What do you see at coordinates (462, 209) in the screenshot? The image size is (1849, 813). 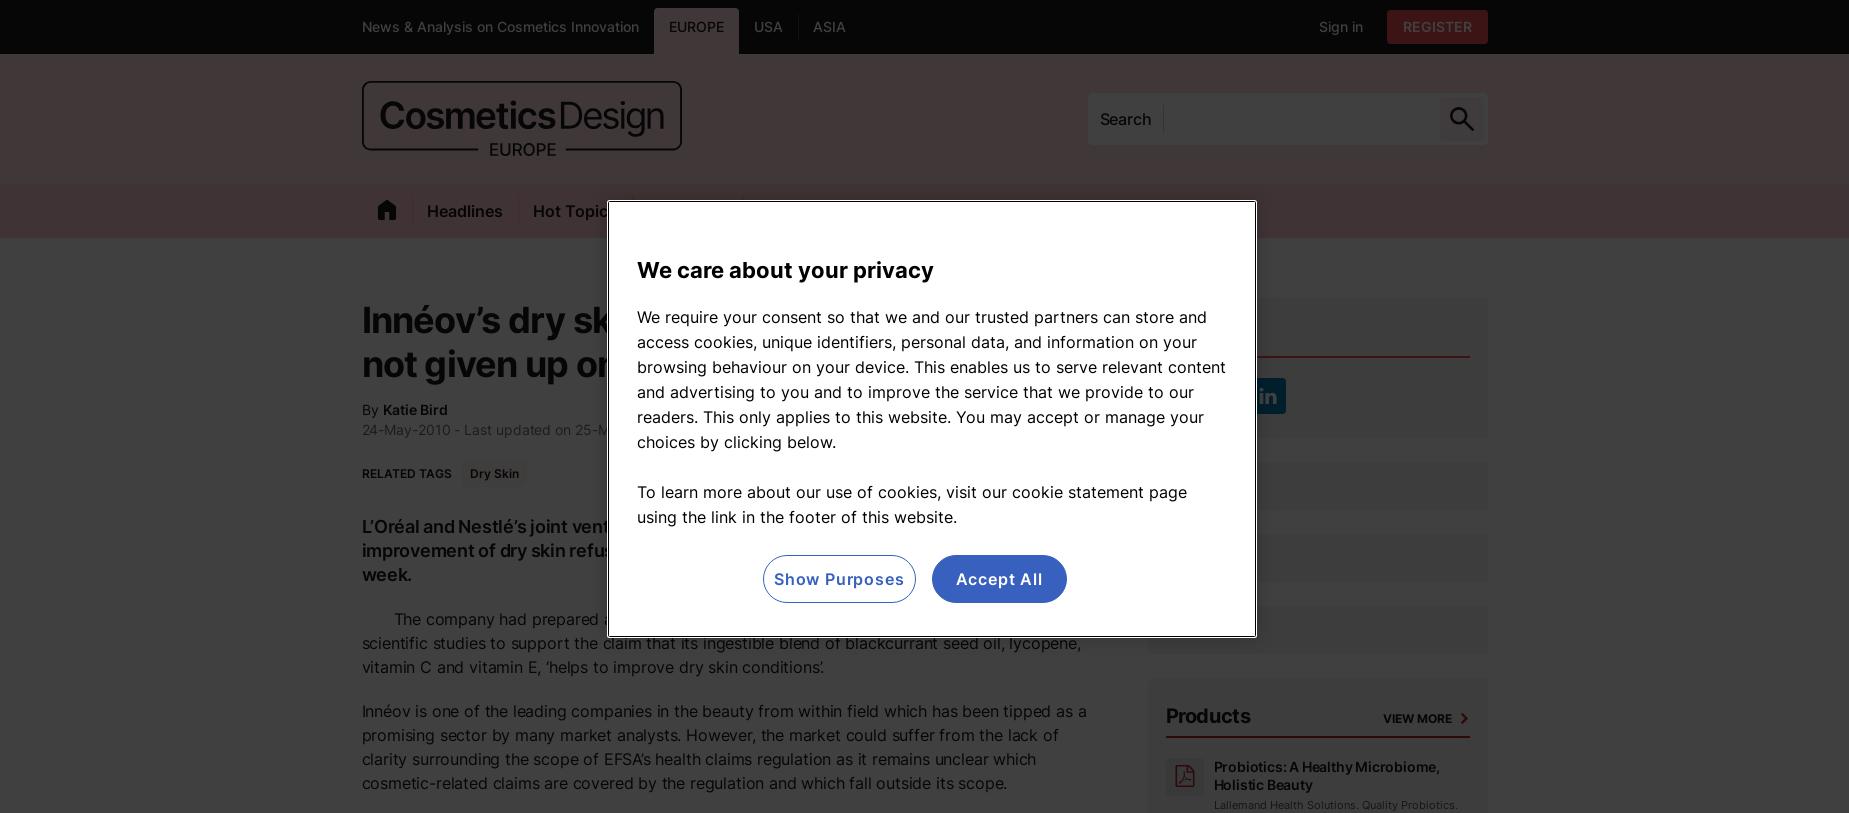 I see `'Headlines'` at bounding box center [462, 209].